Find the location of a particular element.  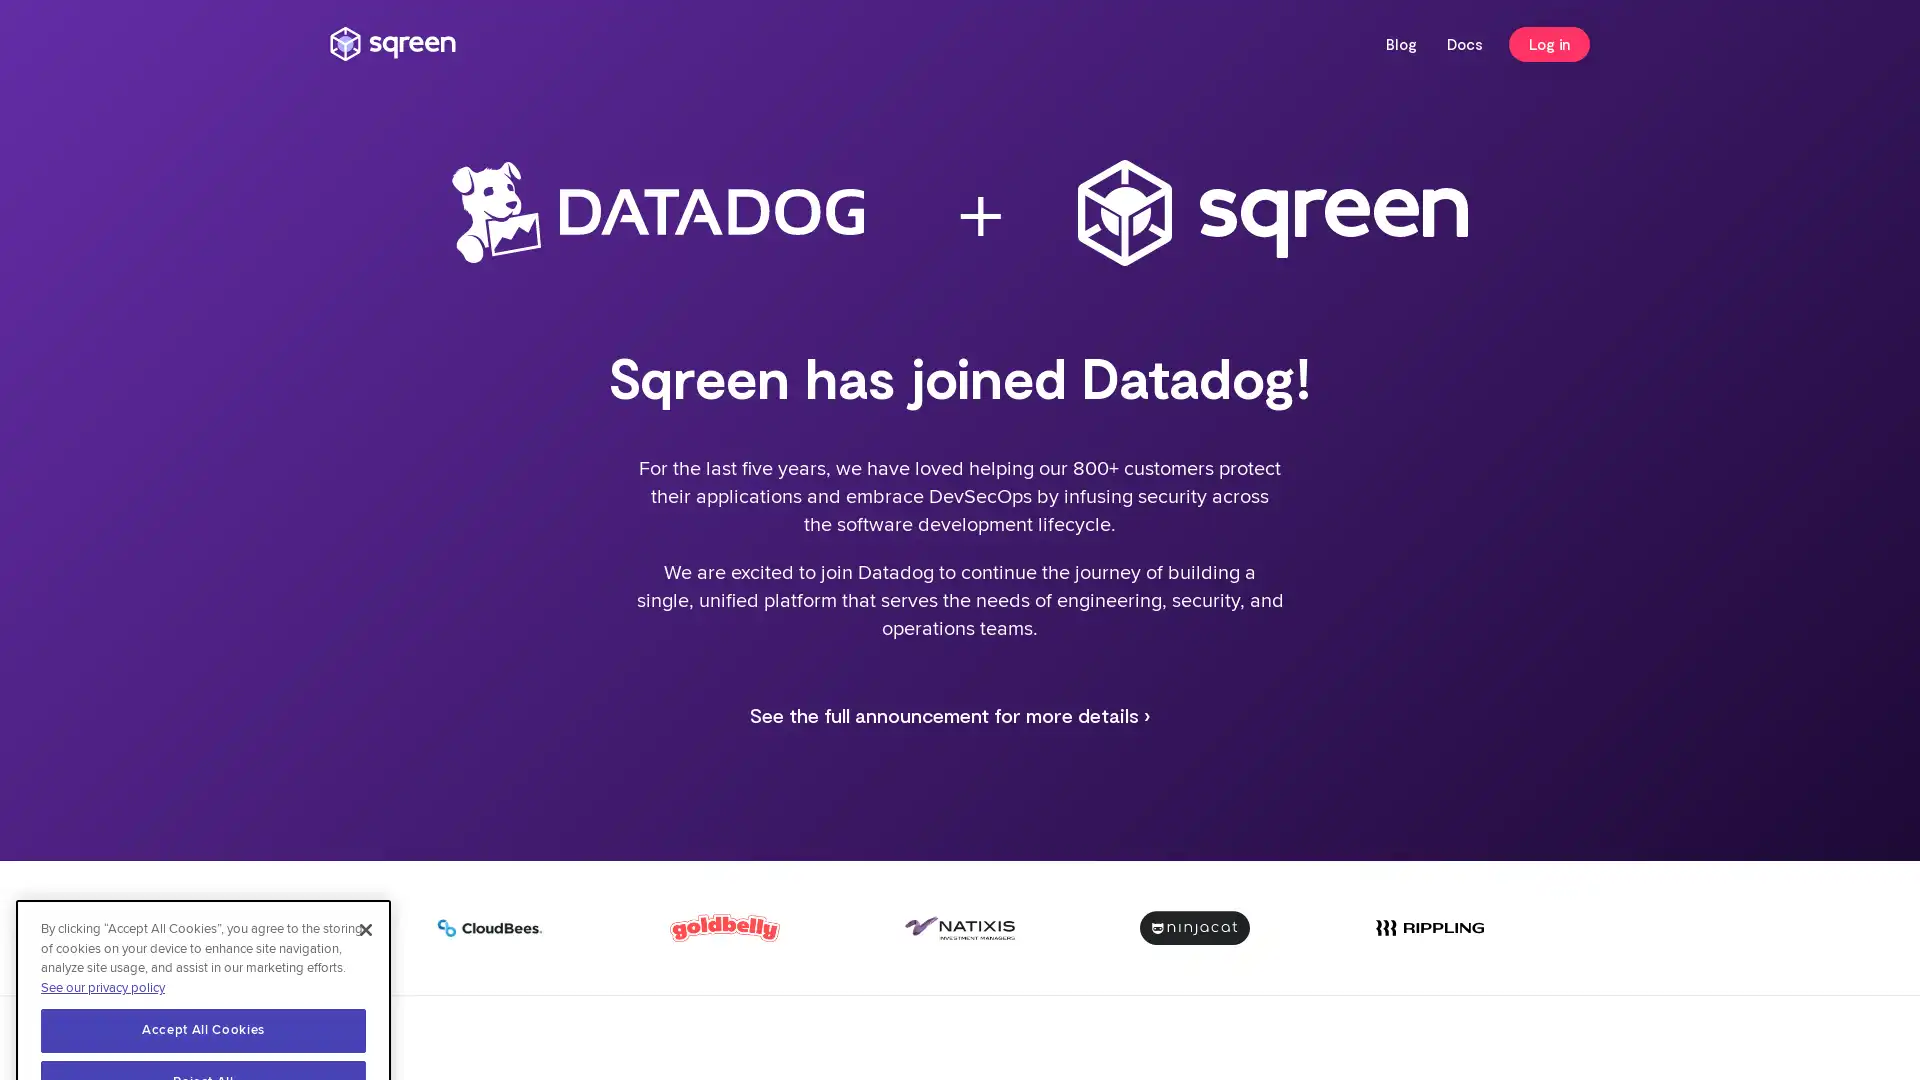

Close is located at coordinates (365, 851).